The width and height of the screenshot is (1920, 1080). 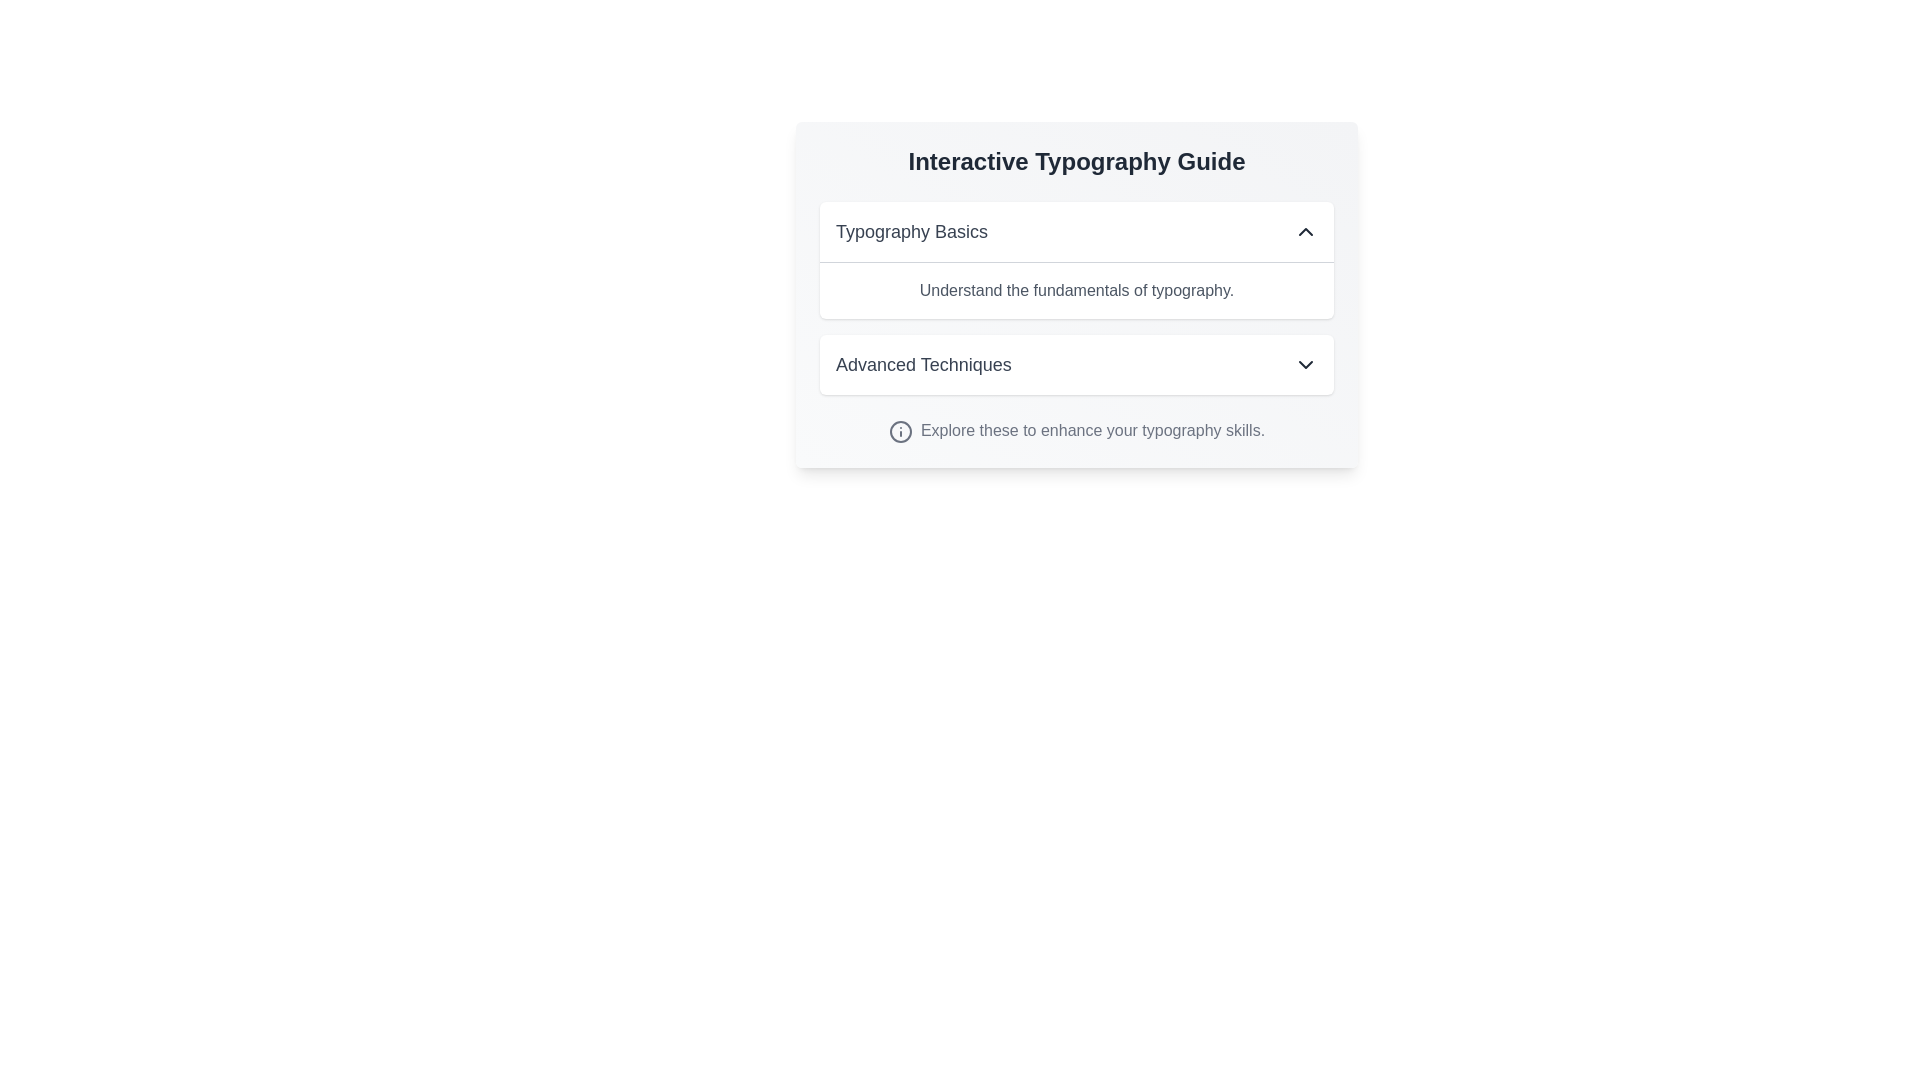 What do you see at coordinates (922, 365) in the screenshot?
I see `the text label or heading located in the middle section of the interface` at bounding box center [922, 365].